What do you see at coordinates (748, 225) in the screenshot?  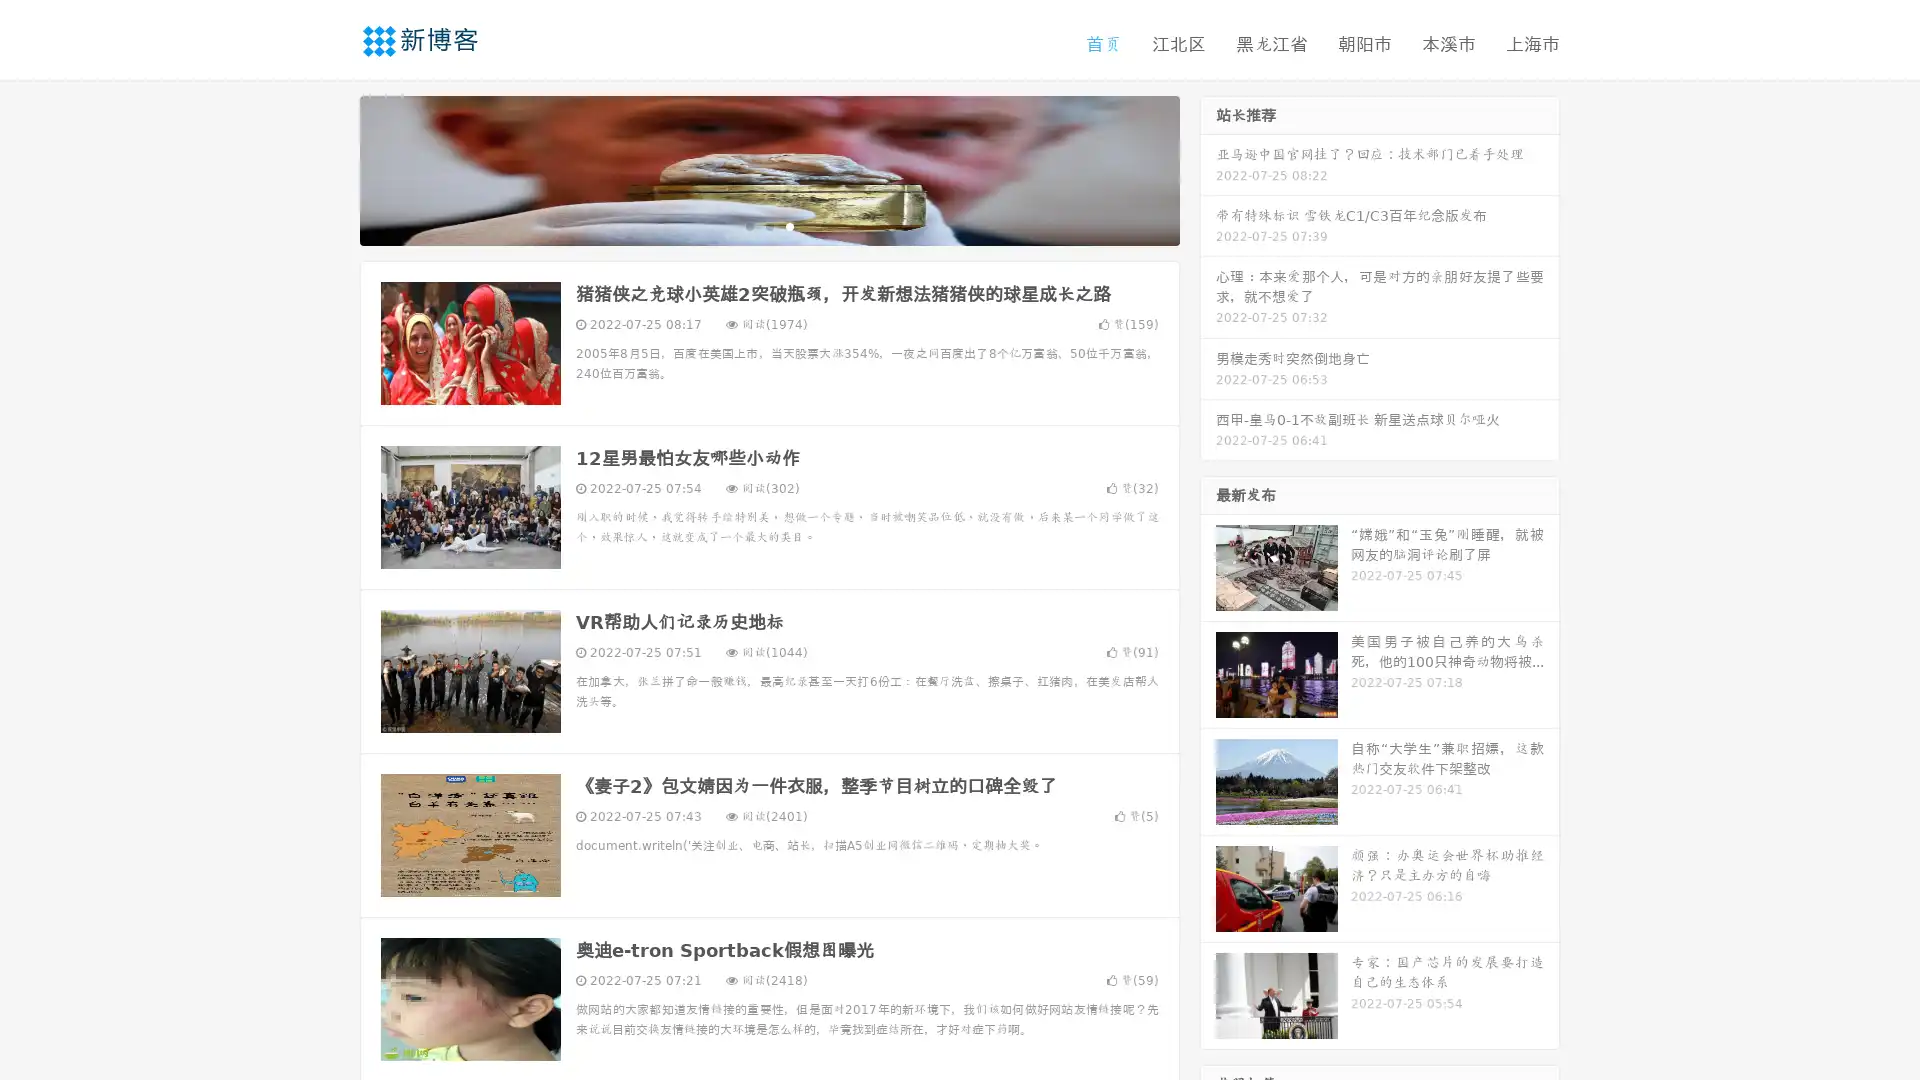 I see `Go to slide 1` at bounding box center [748, 225].